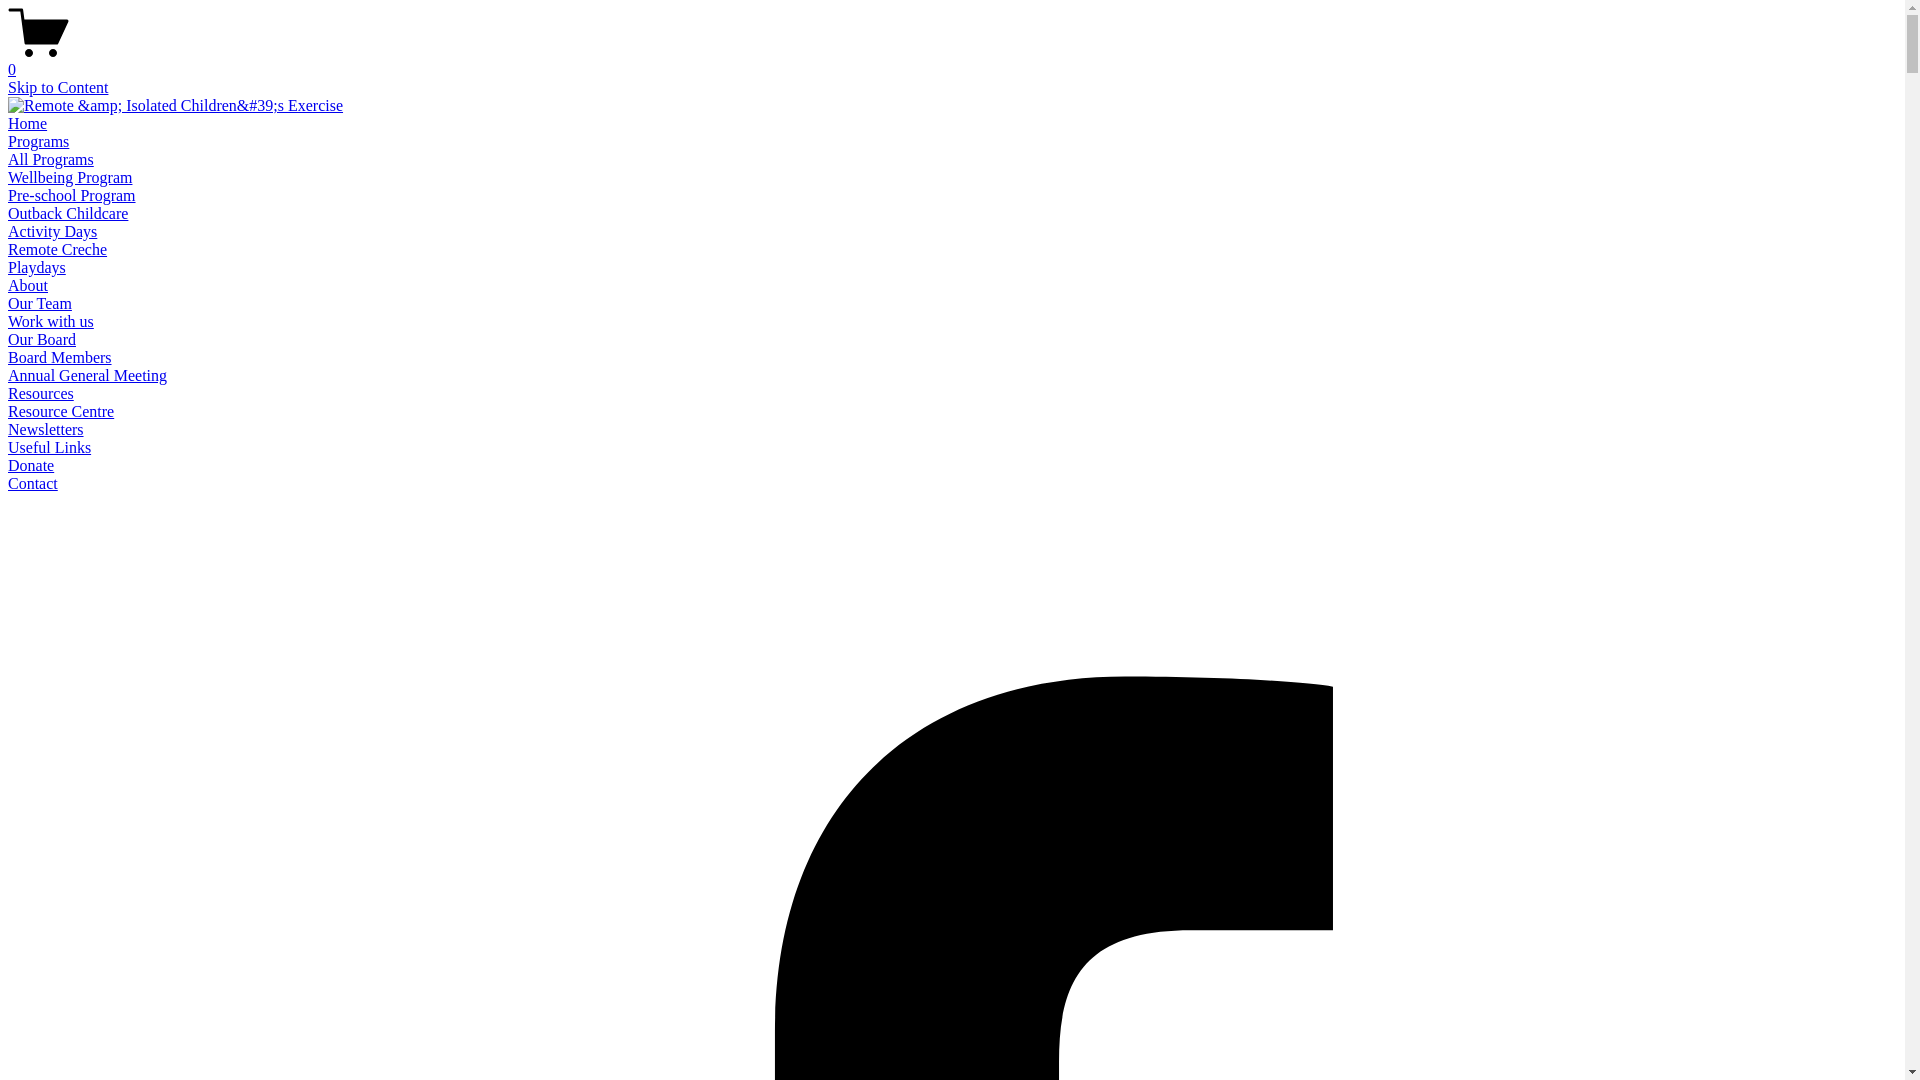 This screenshot has height=1080, width=1920. I want to click on 'About', so click(8, 285).